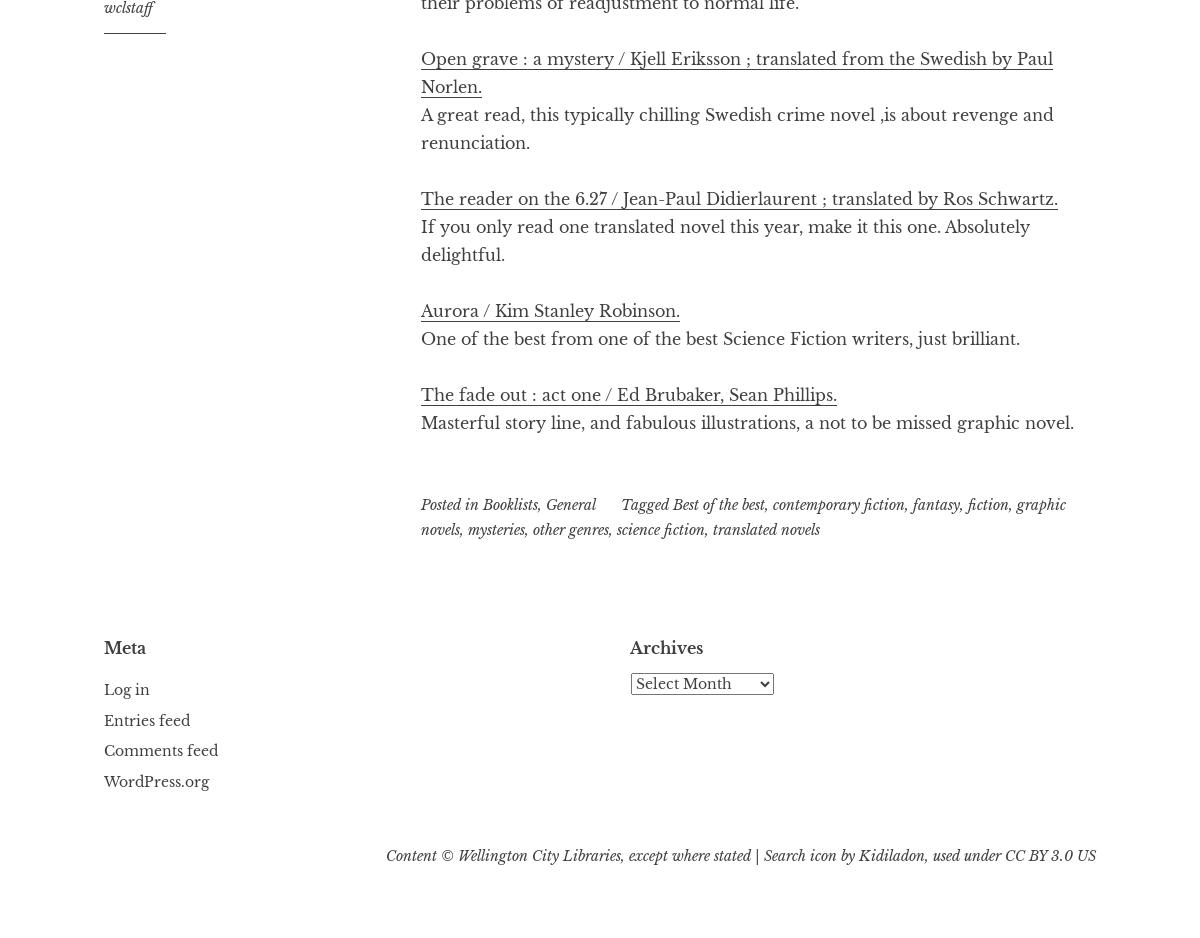 The width and height of the screenshot is (1200, 938). I want to click on 'fiction', so click(966, 504).